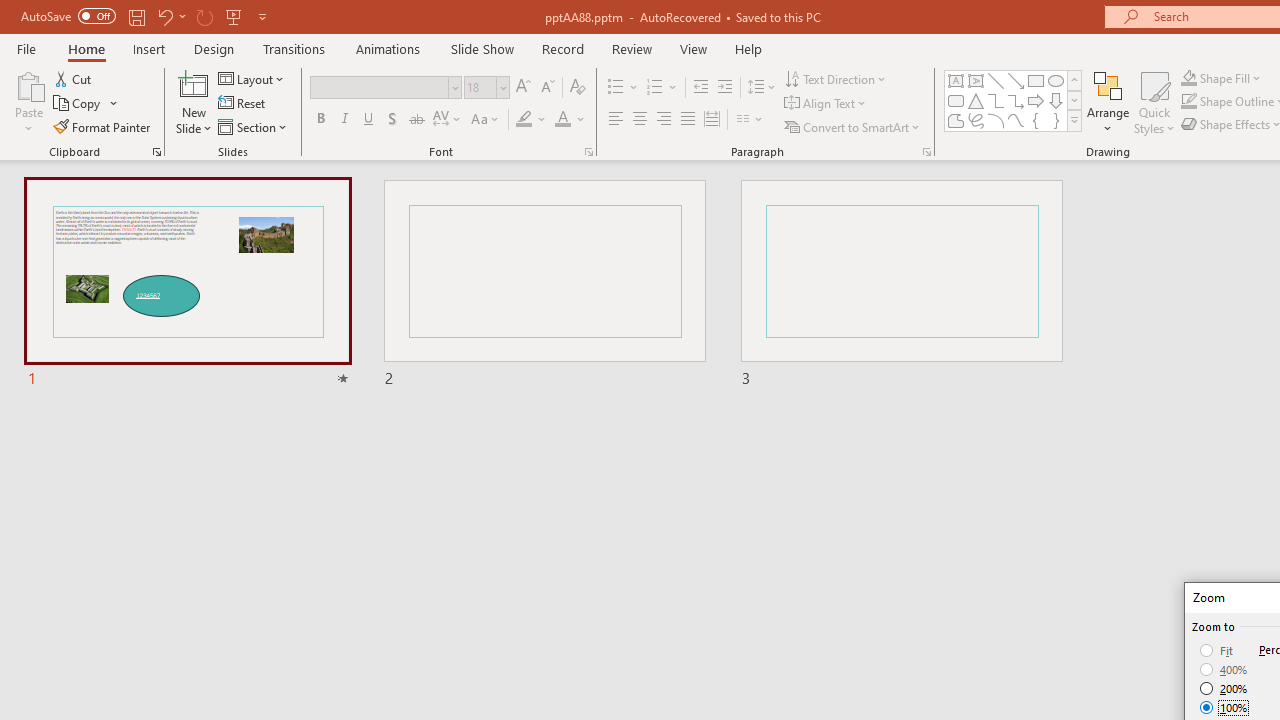 The image size is (1280, 720). What do you see at coordinates (1223, 688) in the screenshot?
I see `'200%'` at bounding box center [1223, 688].